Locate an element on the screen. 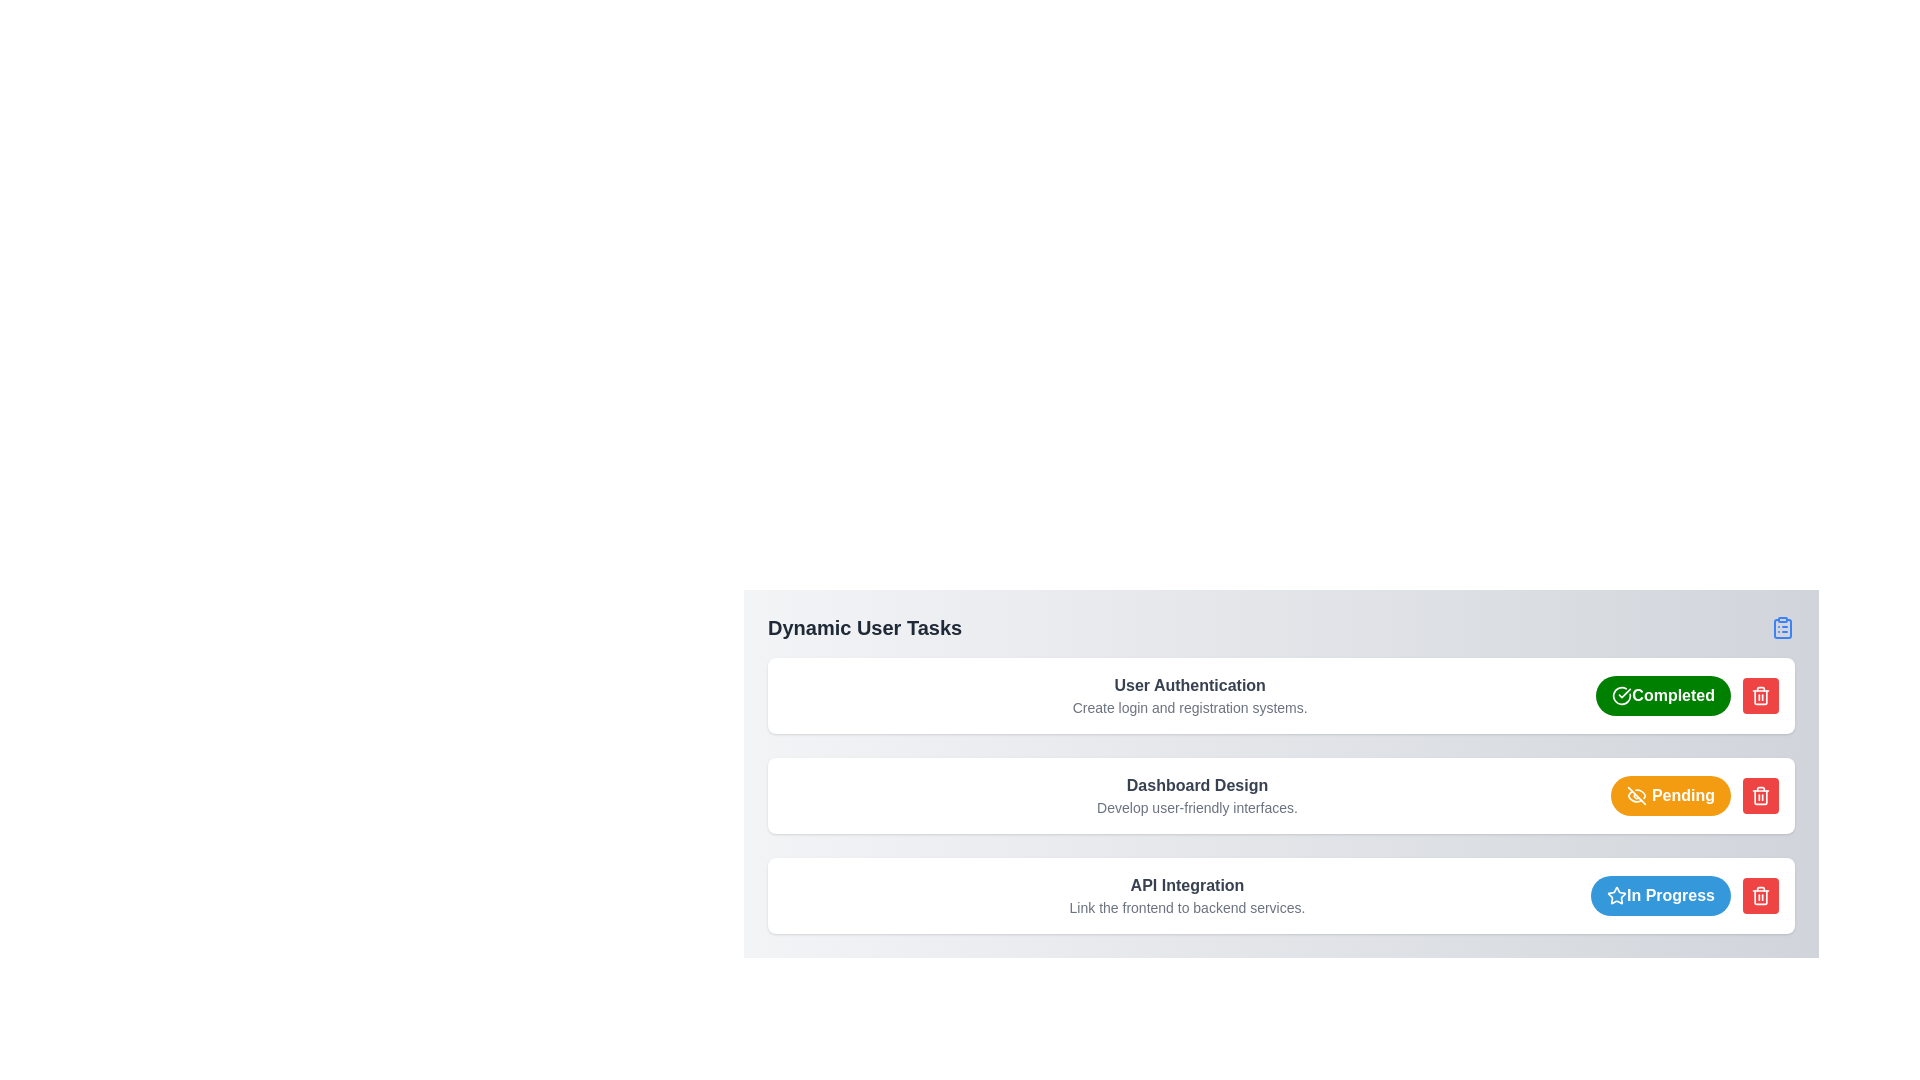 The image size is (1920, 1080). the text label or heading that provides a brief description of the task's purpose, located under 'Dashboard Design' in the 'Dynamic User Tasks' list is located at coordinates (1187, 885).